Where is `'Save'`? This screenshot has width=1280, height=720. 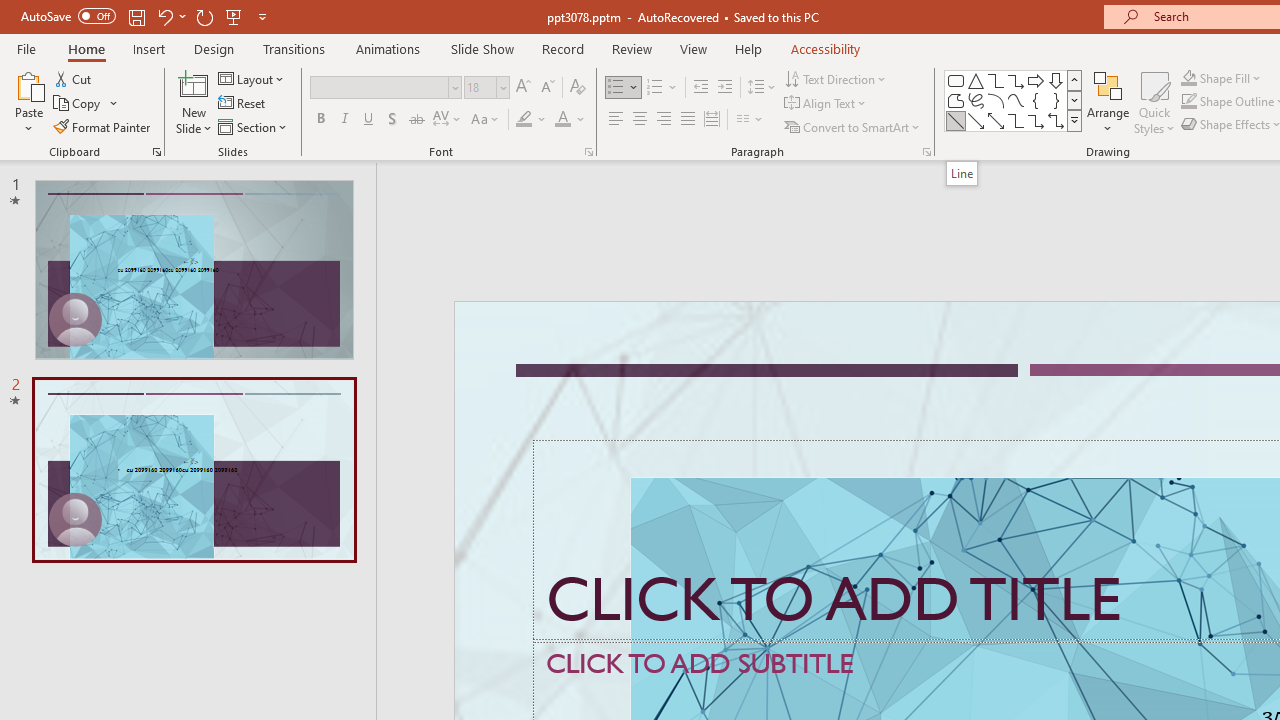 'Save' is located at coordinates (135, 16).